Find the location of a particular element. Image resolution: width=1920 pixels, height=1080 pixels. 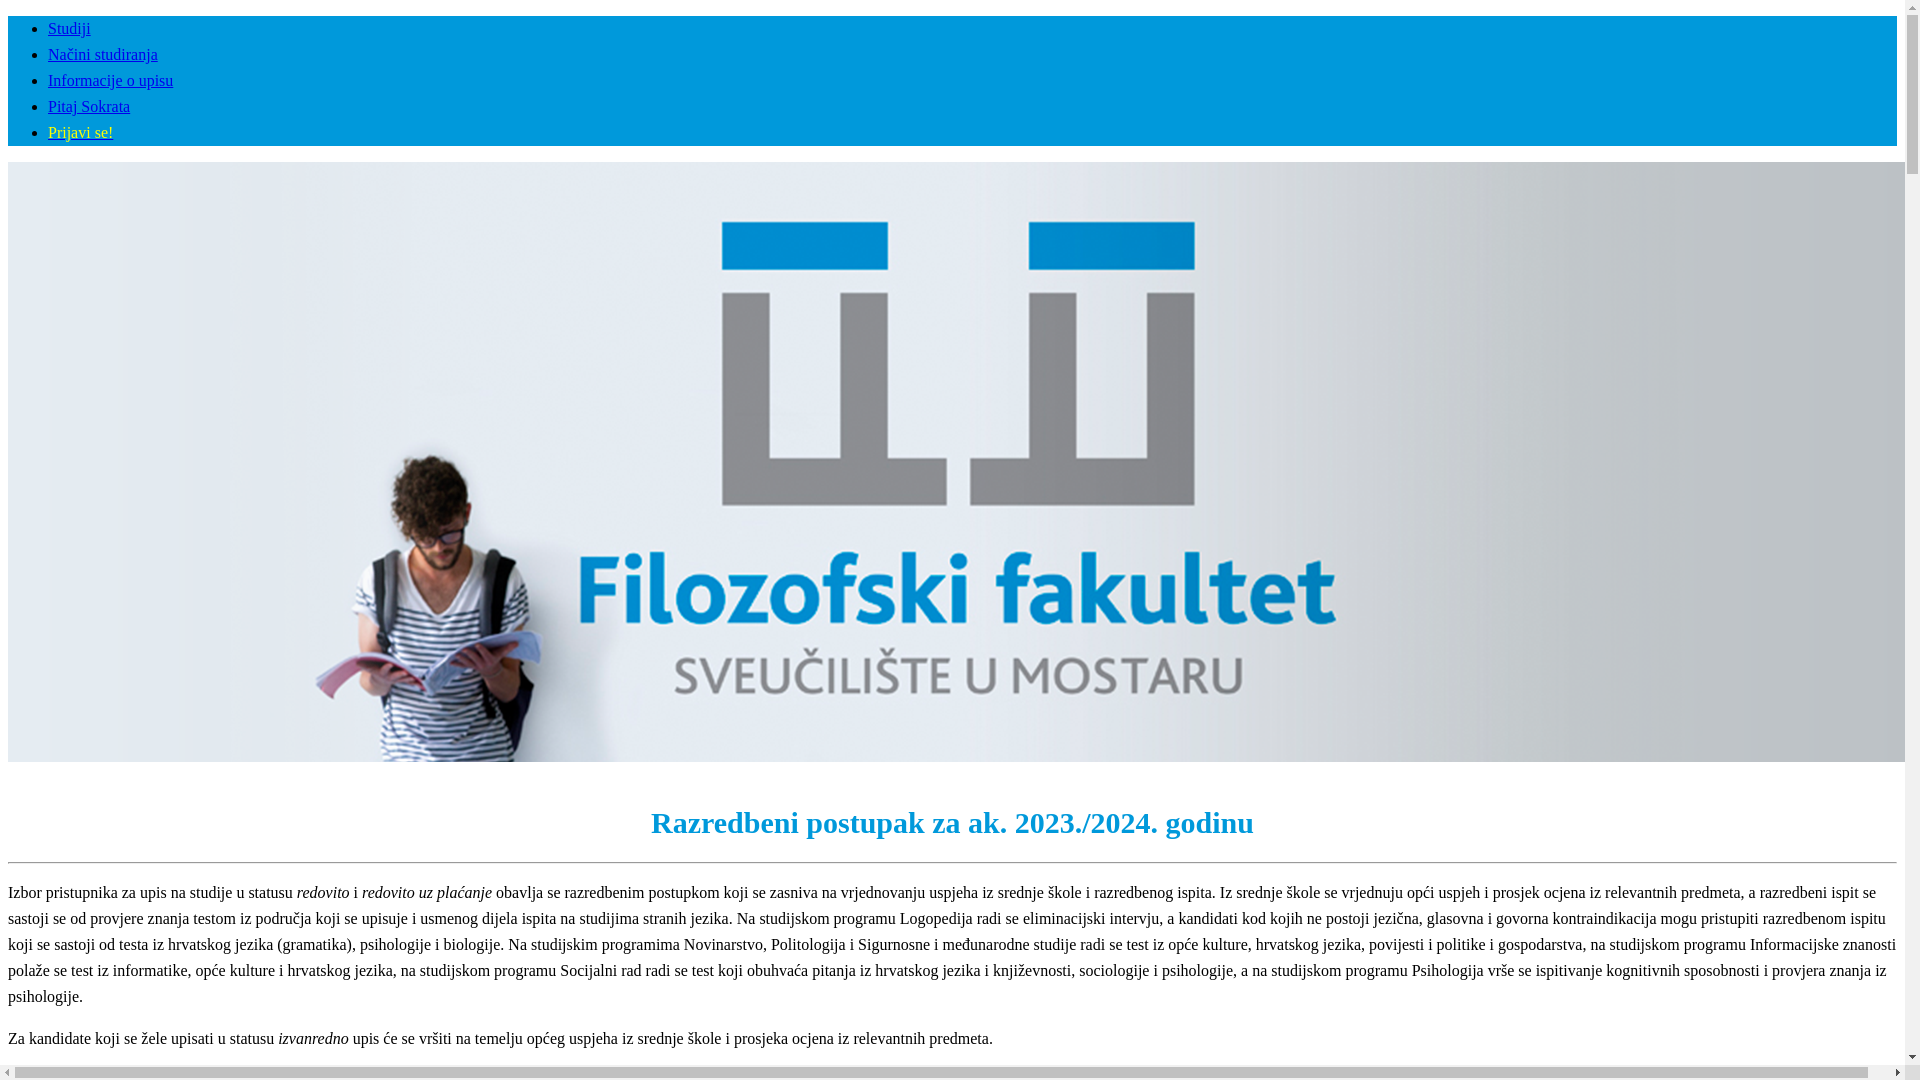

'Prijavi se!' is located at coordinates (80, 132).